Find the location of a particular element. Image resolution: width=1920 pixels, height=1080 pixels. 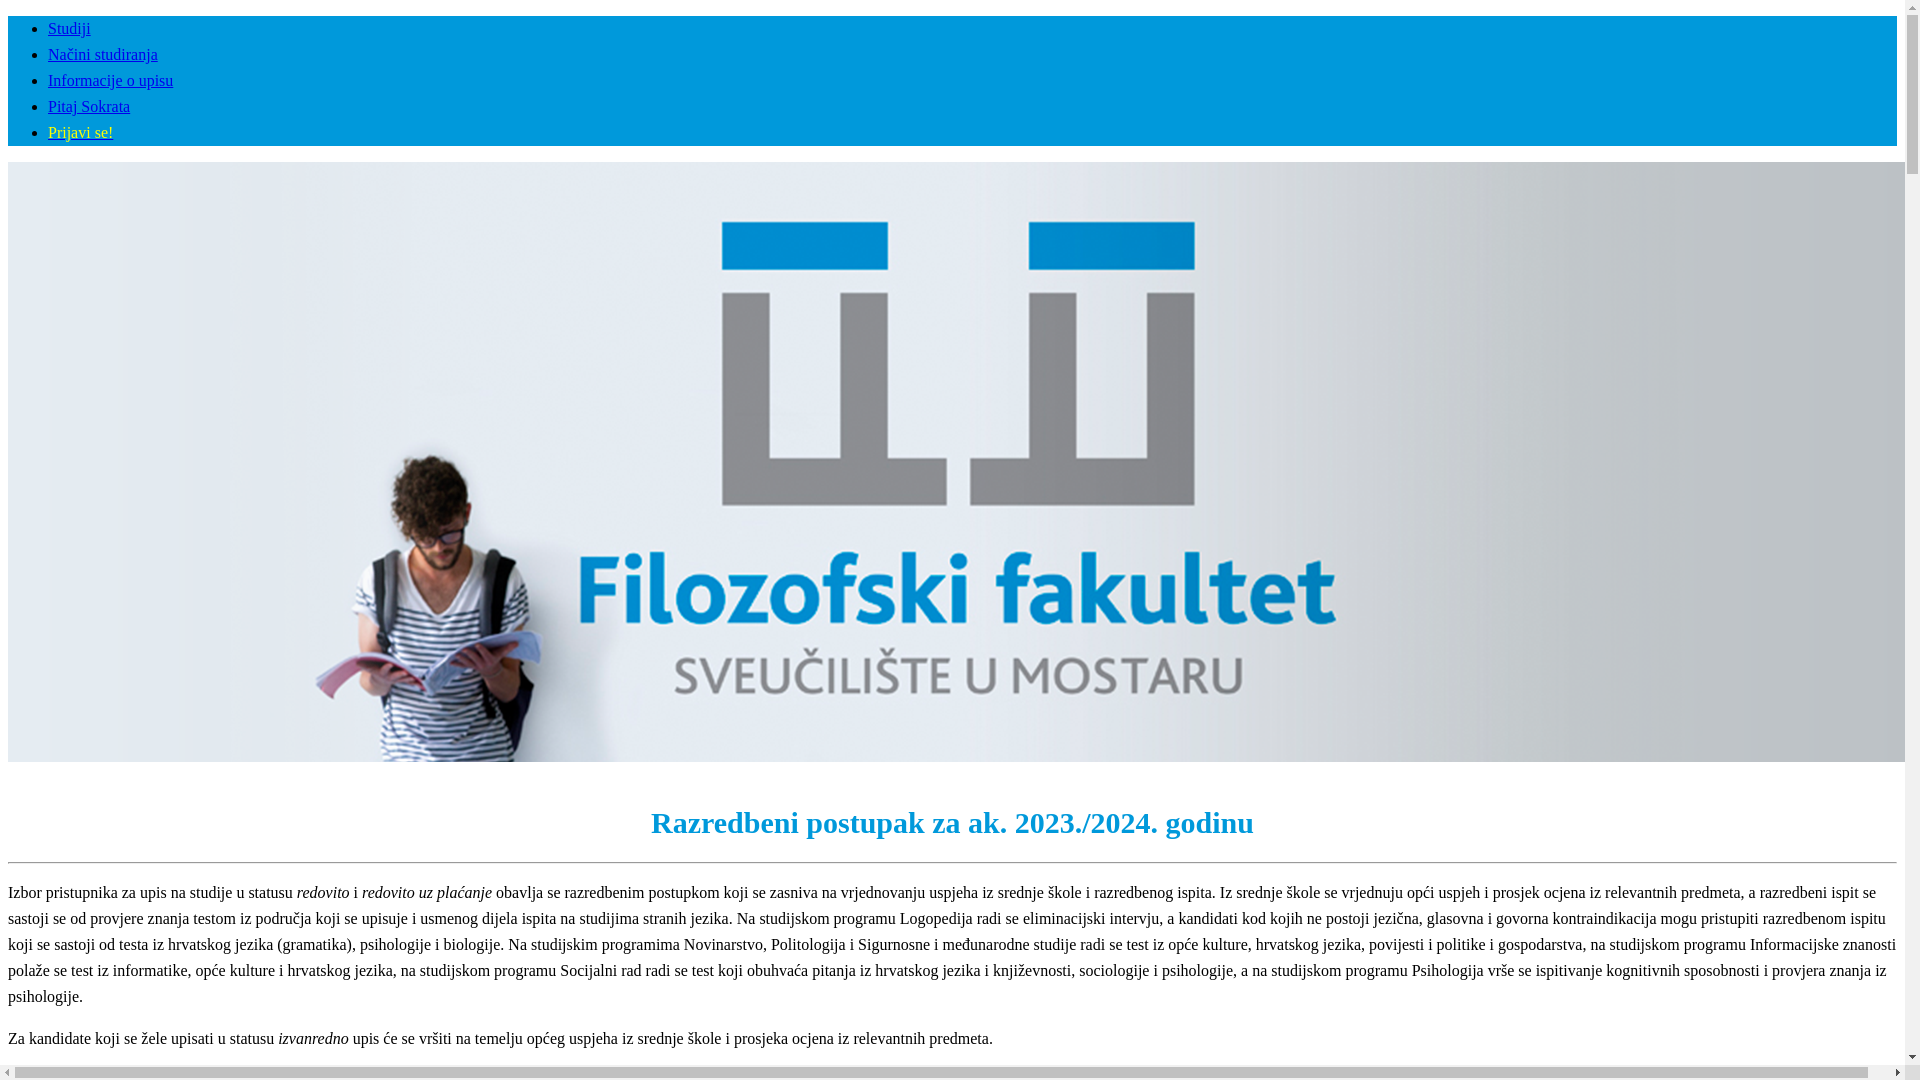

'Prijavi se!' is located at coordinates (80, 132).